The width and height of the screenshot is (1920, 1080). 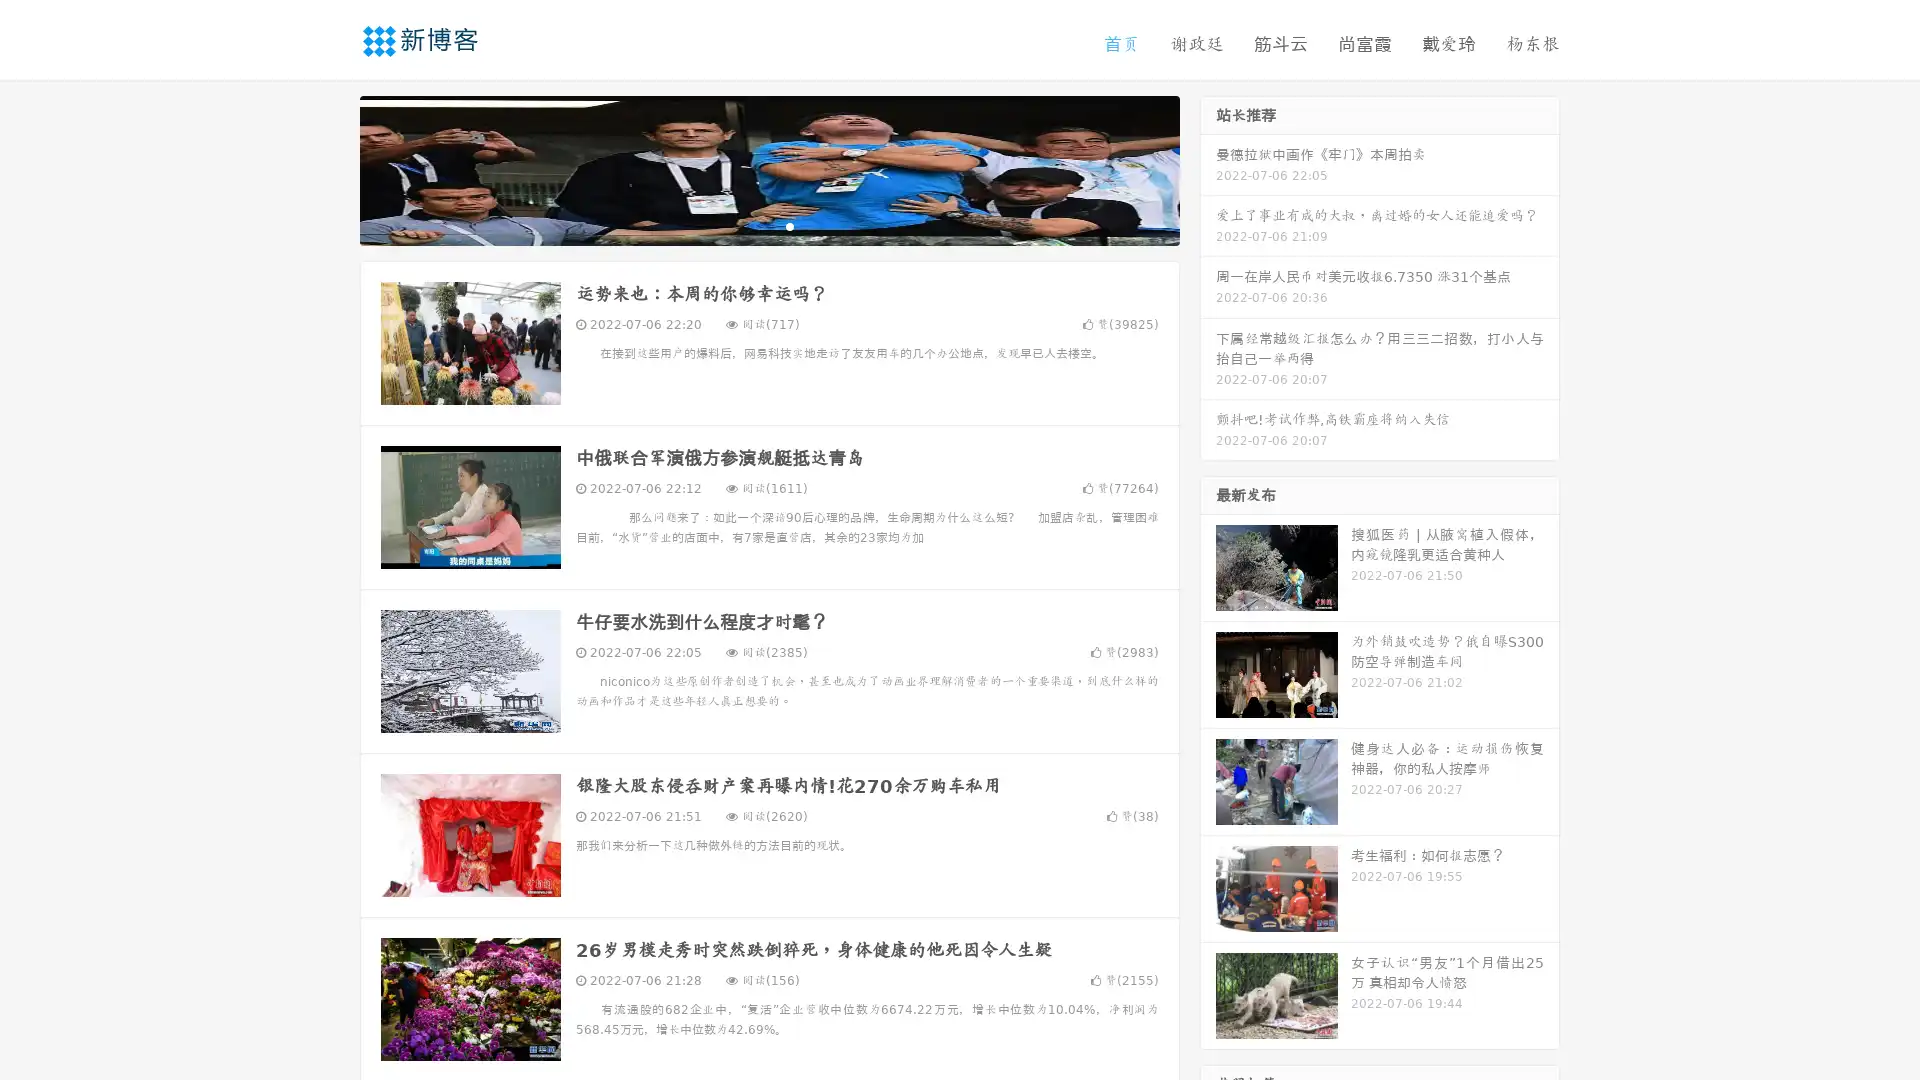 I want to click on Next slide, so click(x=1208, y=168).